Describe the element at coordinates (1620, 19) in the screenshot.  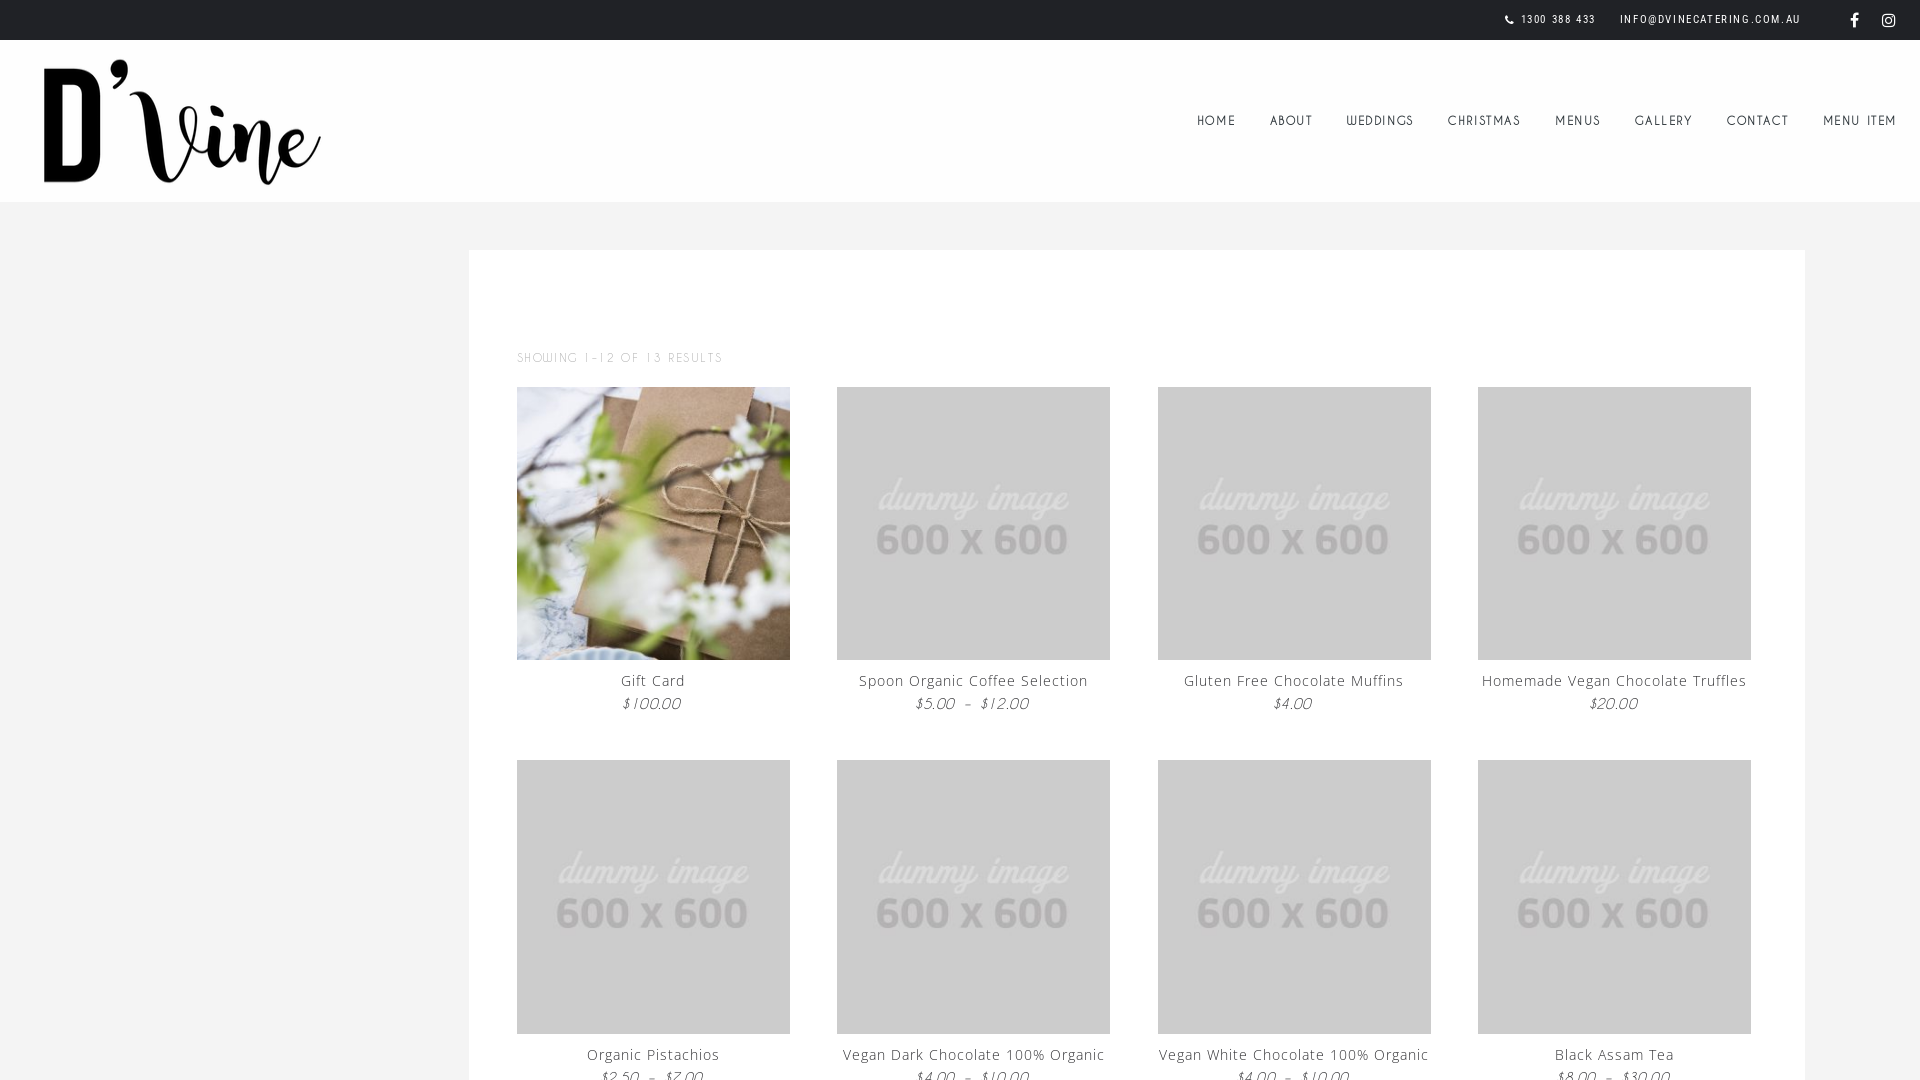
I see `'INFO@DVINECATERING.COM.AU'` at that location.